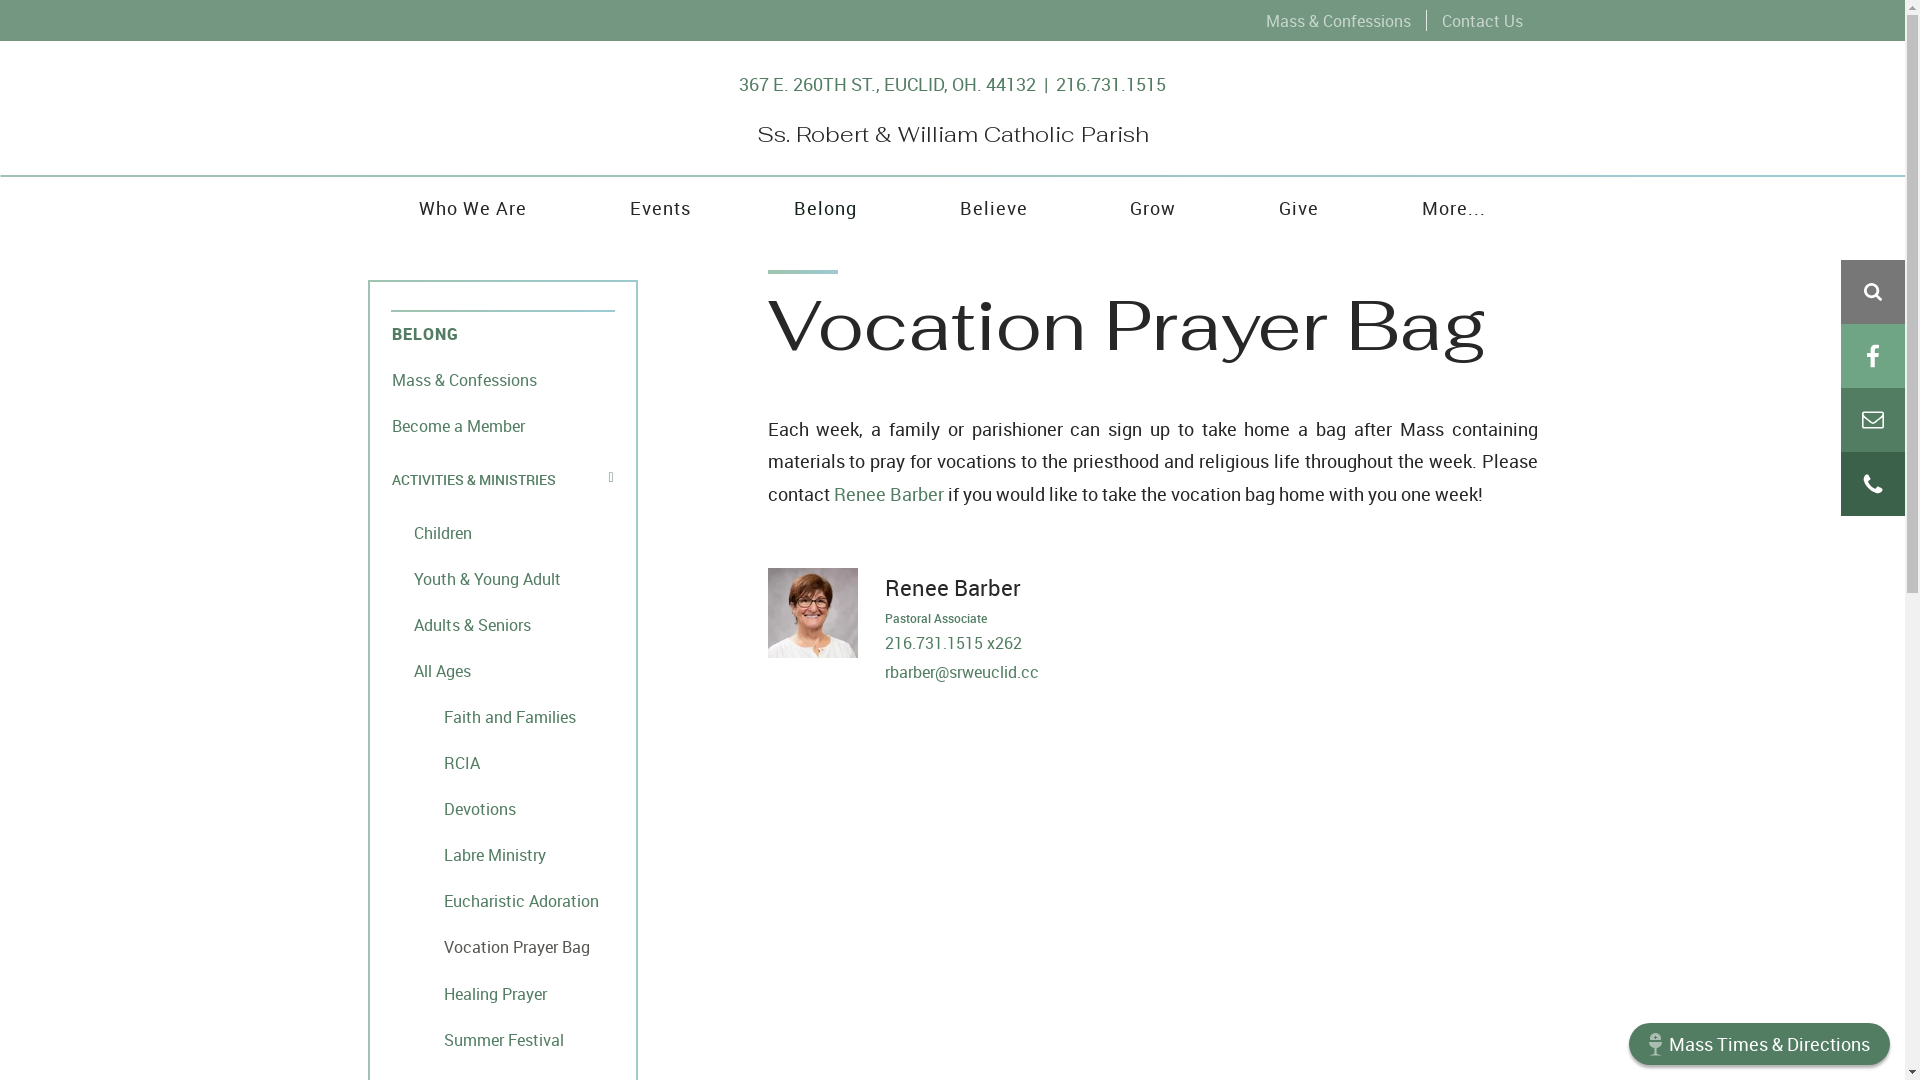 The width and height of the screenshot is (1920, 1080). Describe the element at coordinates (825, 207) in the screenshot. I see `'Belong'` at that location.